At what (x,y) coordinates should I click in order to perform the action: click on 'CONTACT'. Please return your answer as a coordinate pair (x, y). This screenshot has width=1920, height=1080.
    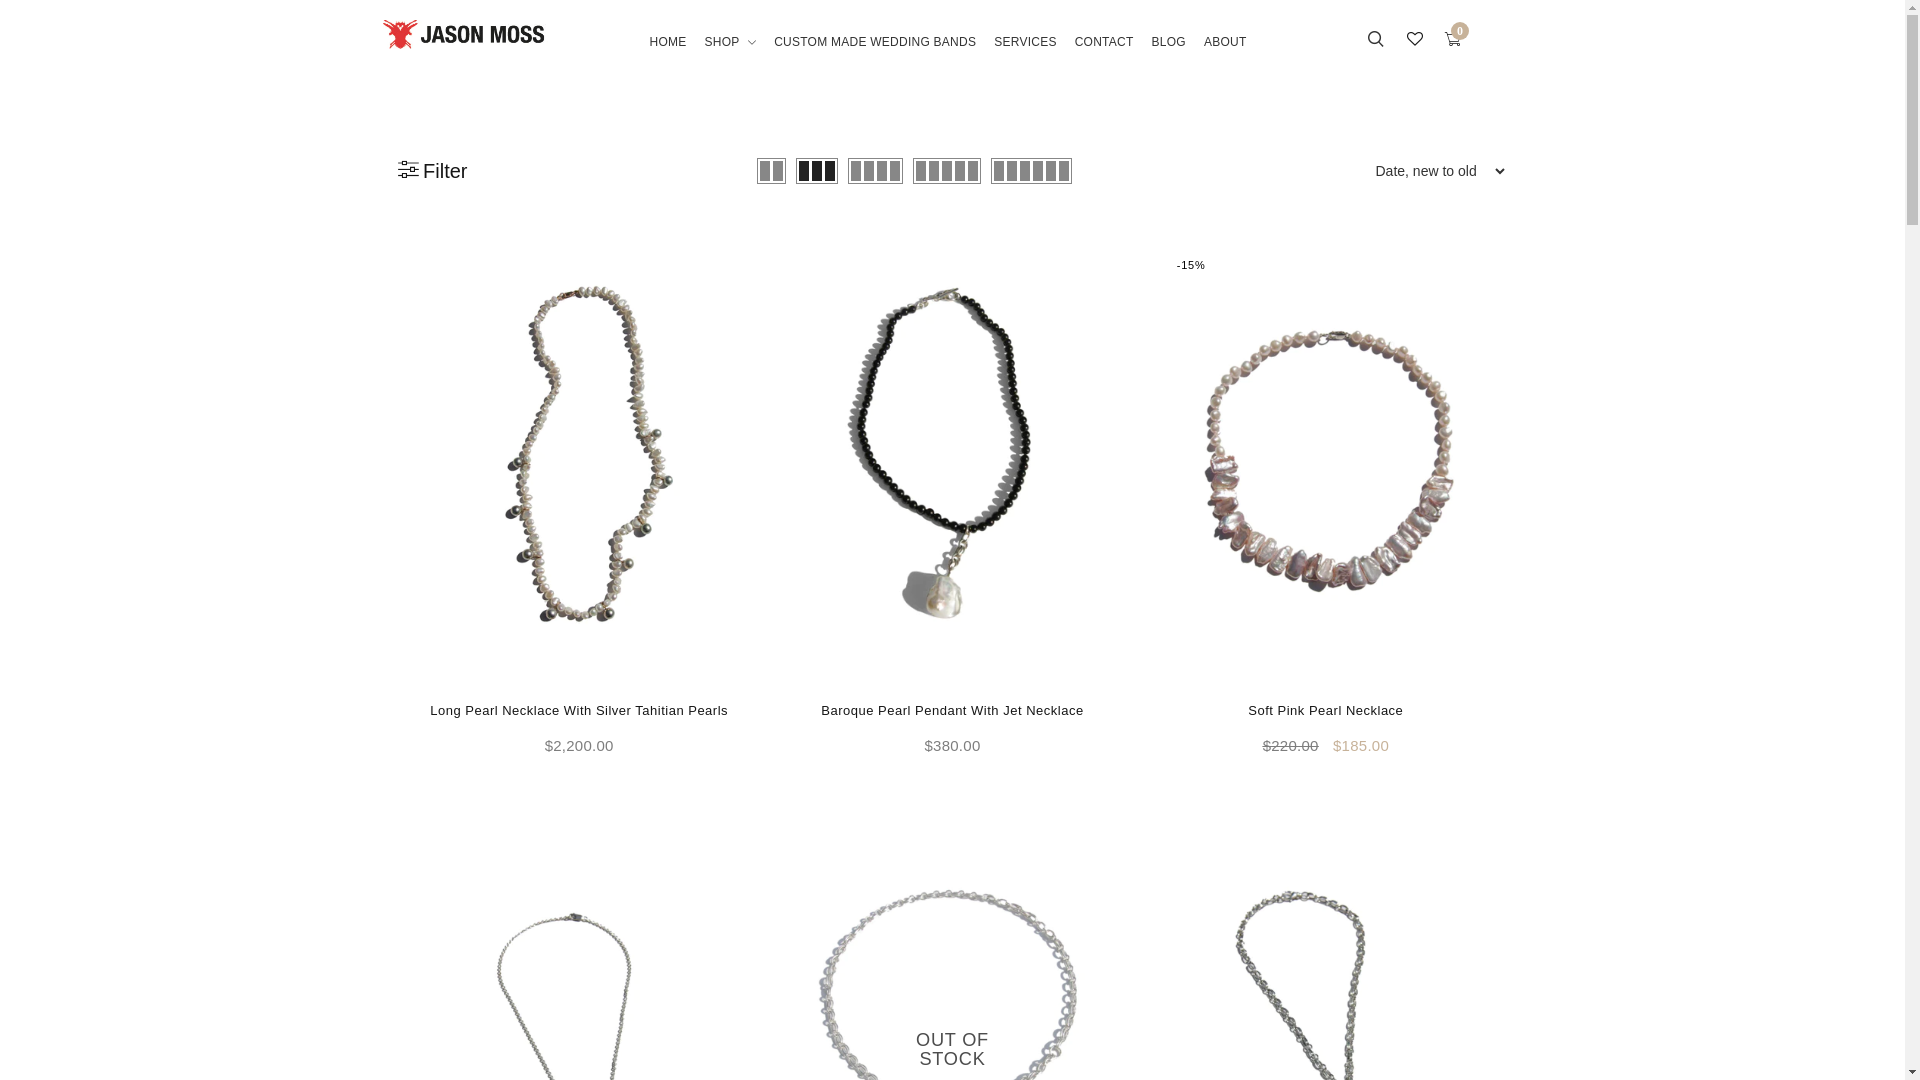
    Looking at the image, I should click on (1103, 56).